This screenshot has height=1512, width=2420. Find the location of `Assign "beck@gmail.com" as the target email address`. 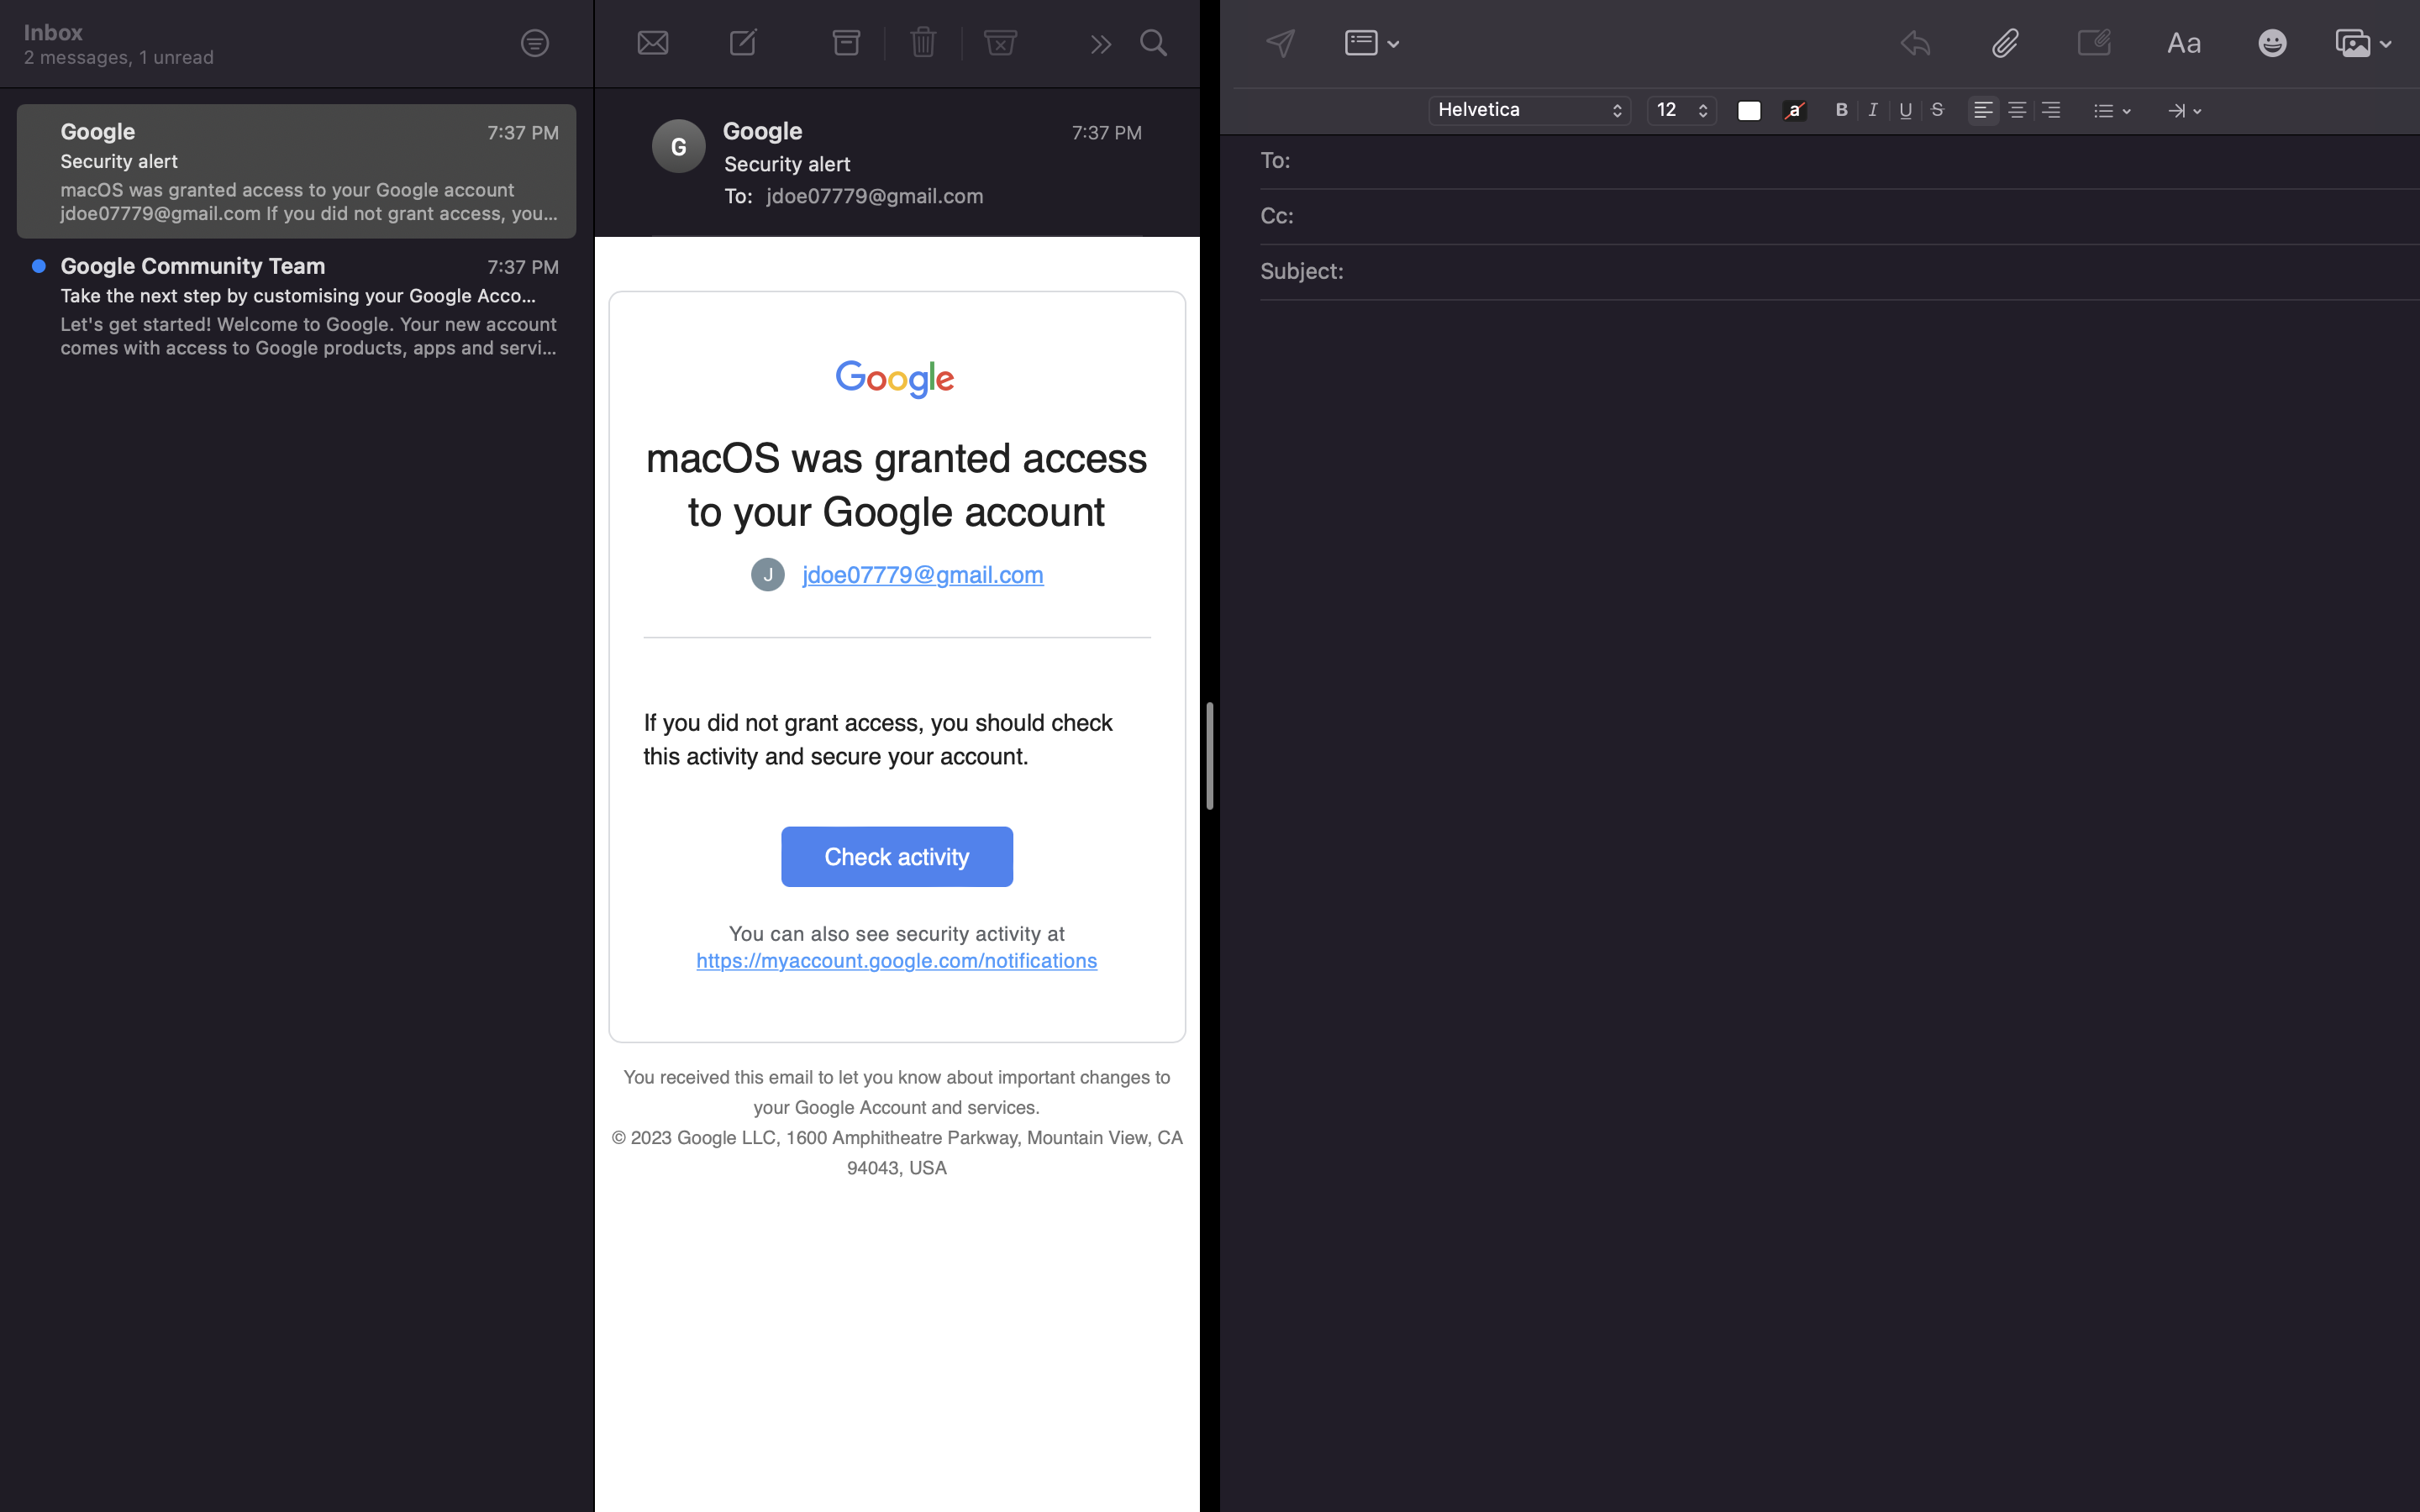

Assign "beck@gmail.com" as the target email address is located at coordinates (1854, 162).